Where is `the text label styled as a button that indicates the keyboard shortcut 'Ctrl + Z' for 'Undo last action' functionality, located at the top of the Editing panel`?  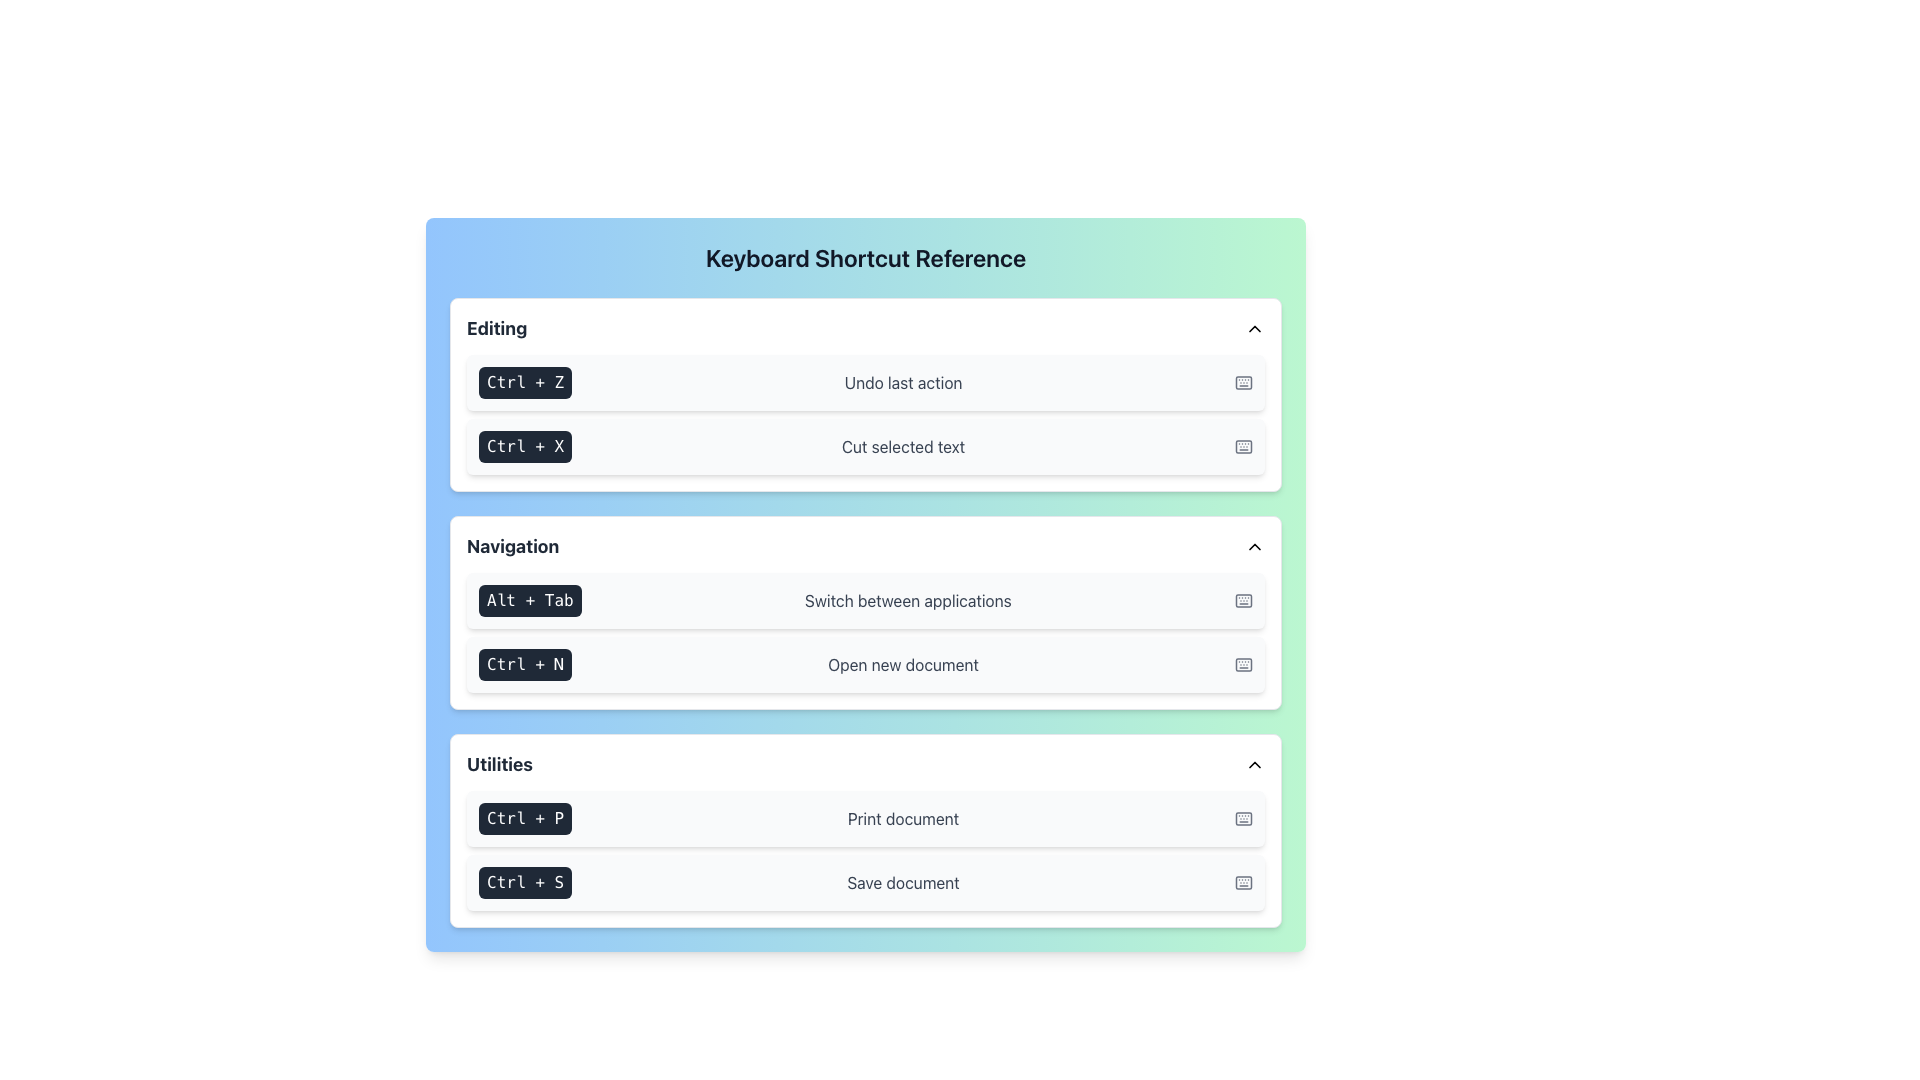 the text label styled as a button that indicates the keyboard shortcut 'Ctrl + Z' for 'Undo last action' functionality, located at the top of the Editing panel is located at coordinates (525, 382).